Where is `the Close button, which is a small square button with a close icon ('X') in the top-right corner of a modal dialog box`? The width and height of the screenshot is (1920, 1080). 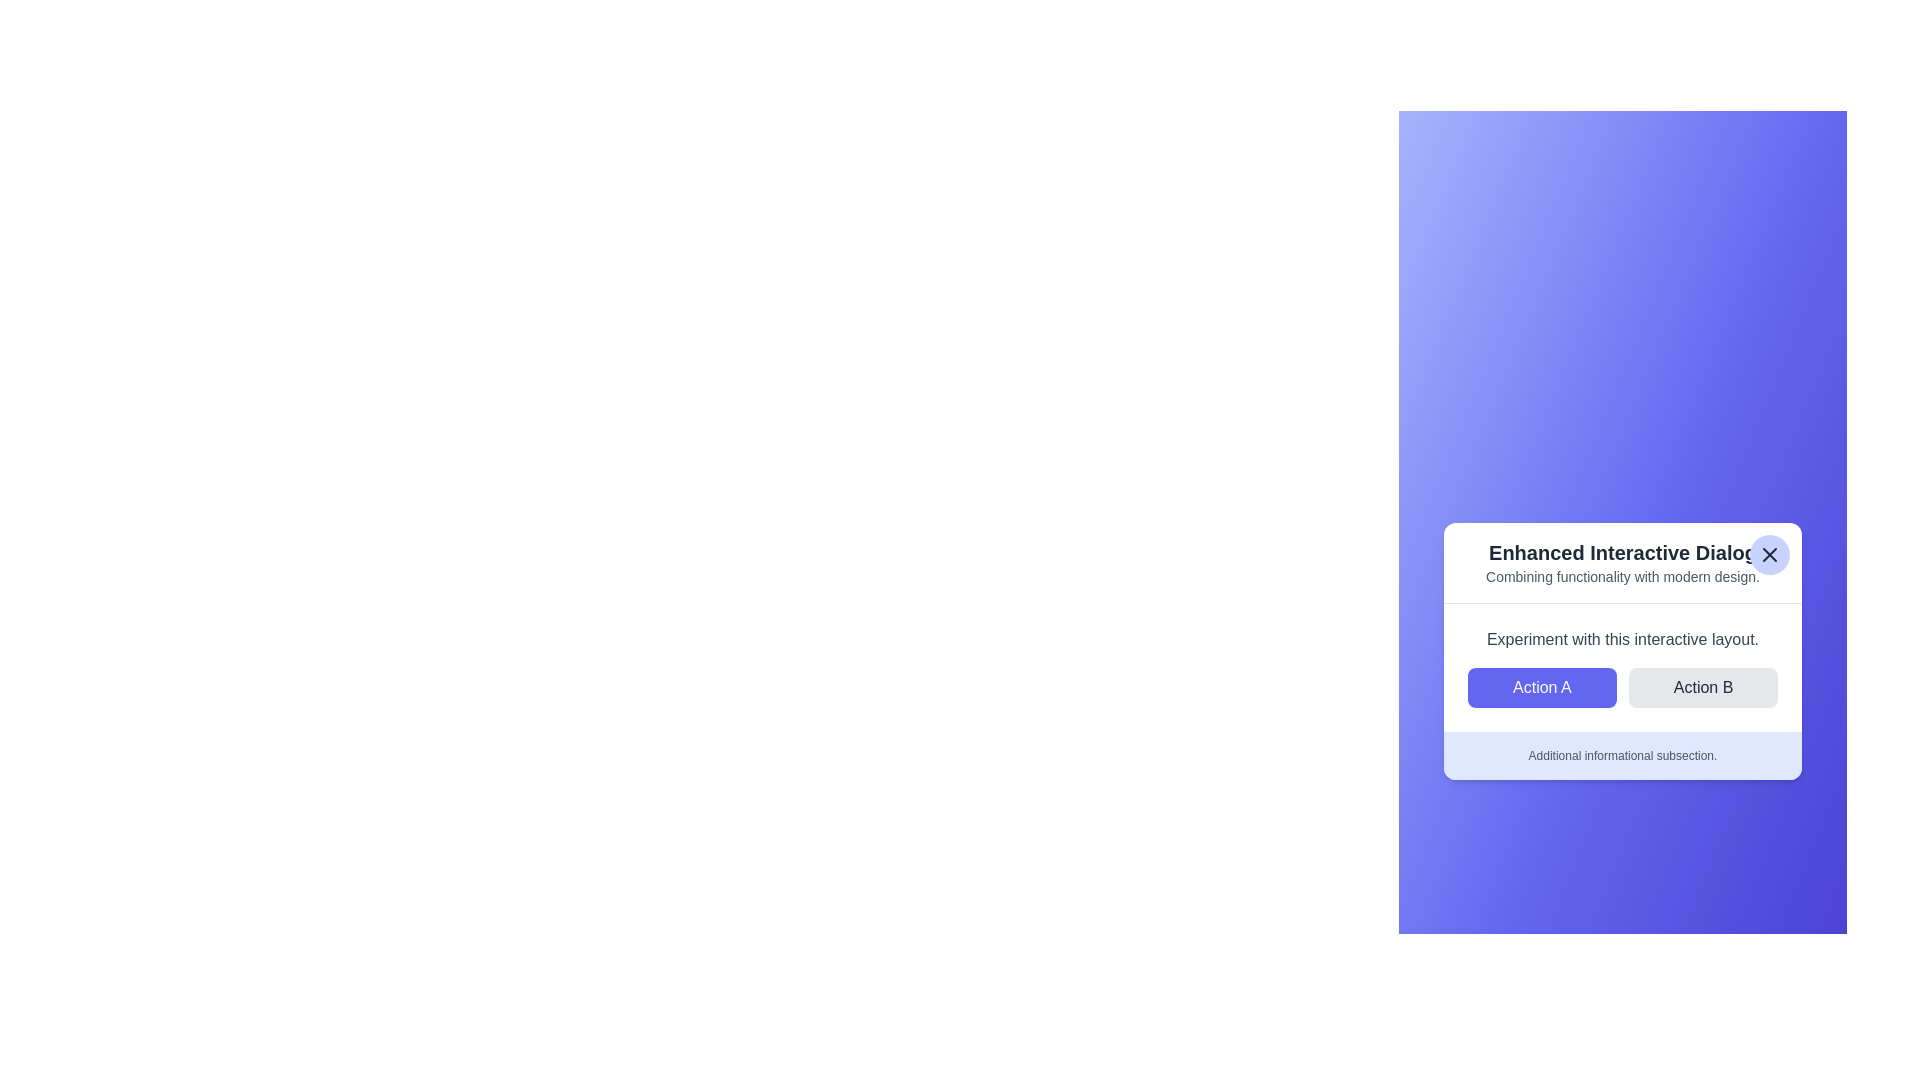
the Close button, which is a small square button with a close icon ('X') in the top-right corner of a modal dialog box is located at coordinates (1770, 554).